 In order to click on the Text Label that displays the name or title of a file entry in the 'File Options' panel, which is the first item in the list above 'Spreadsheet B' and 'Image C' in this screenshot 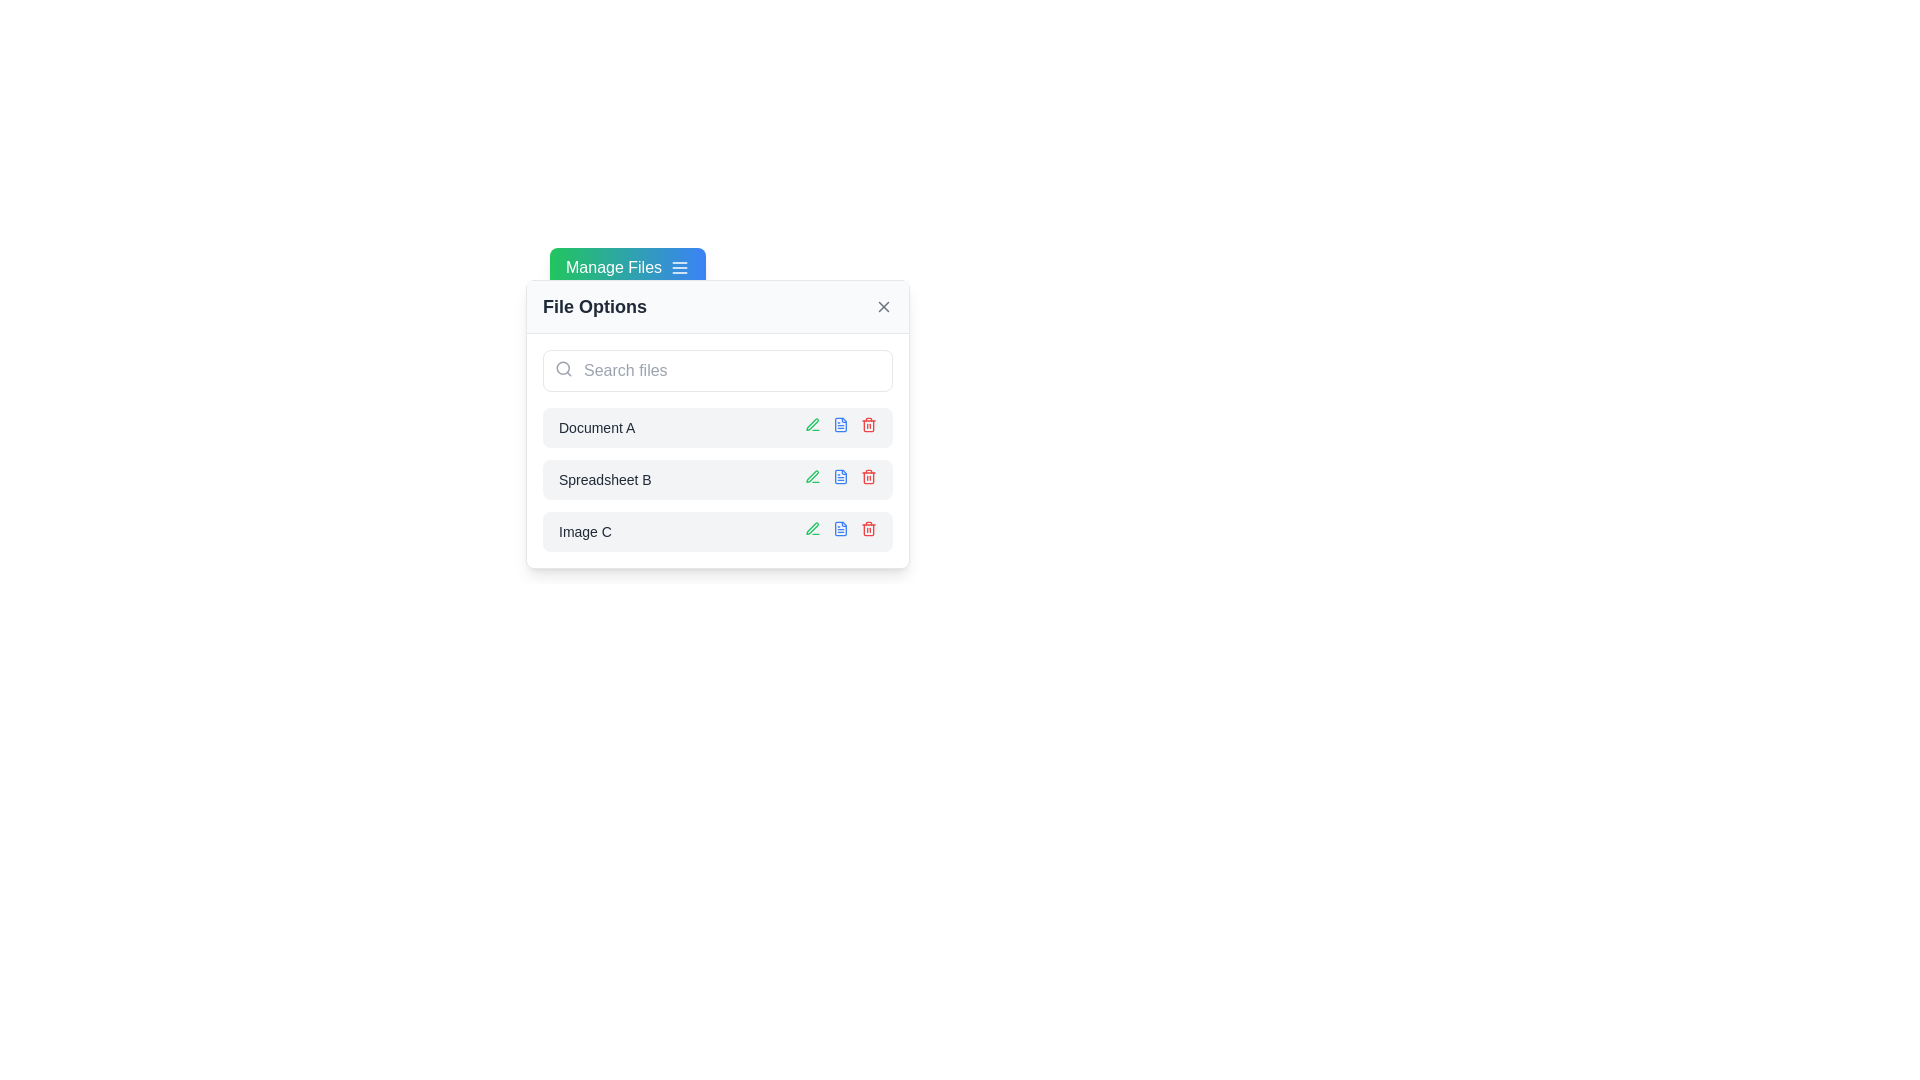, I will do `click(596, 427)`.